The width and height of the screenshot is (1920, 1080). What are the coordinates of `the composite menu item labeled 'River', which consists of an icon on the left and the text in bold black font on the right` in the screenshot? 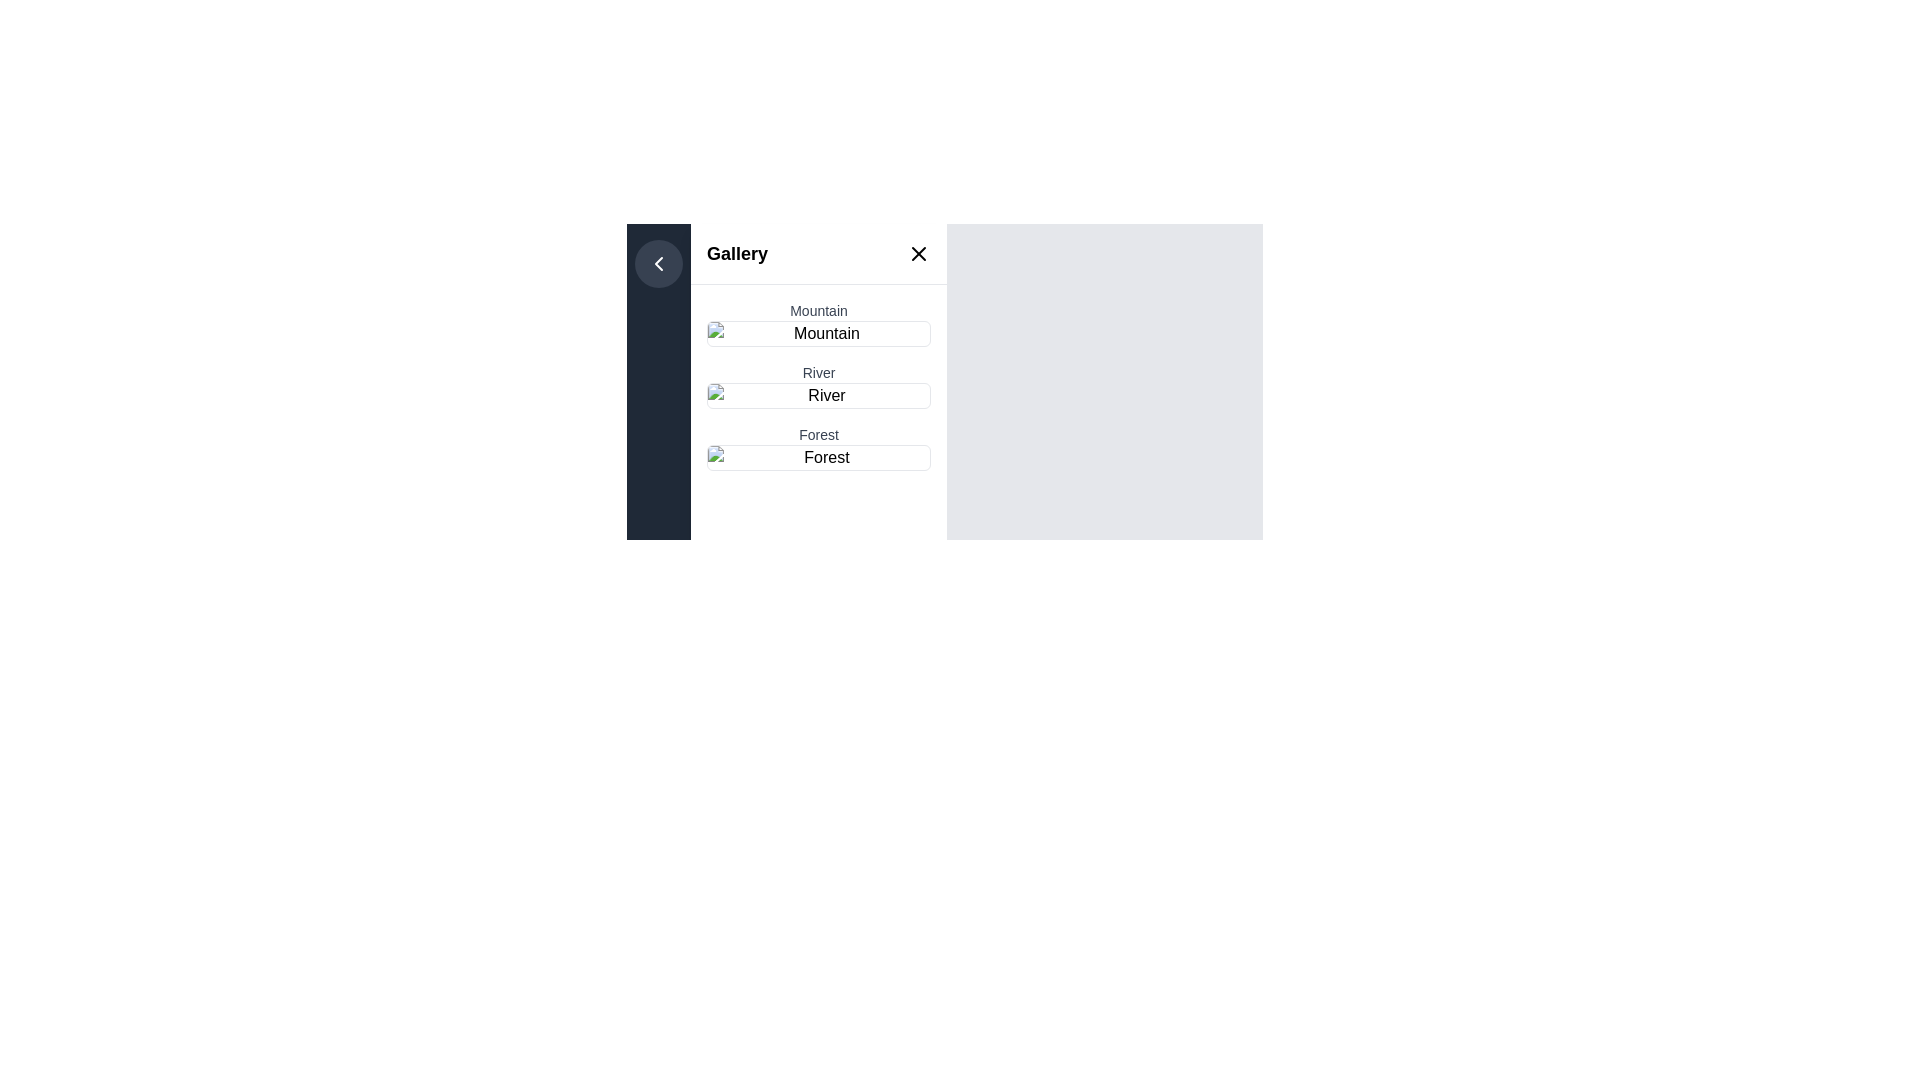 It's located at (819, 385).